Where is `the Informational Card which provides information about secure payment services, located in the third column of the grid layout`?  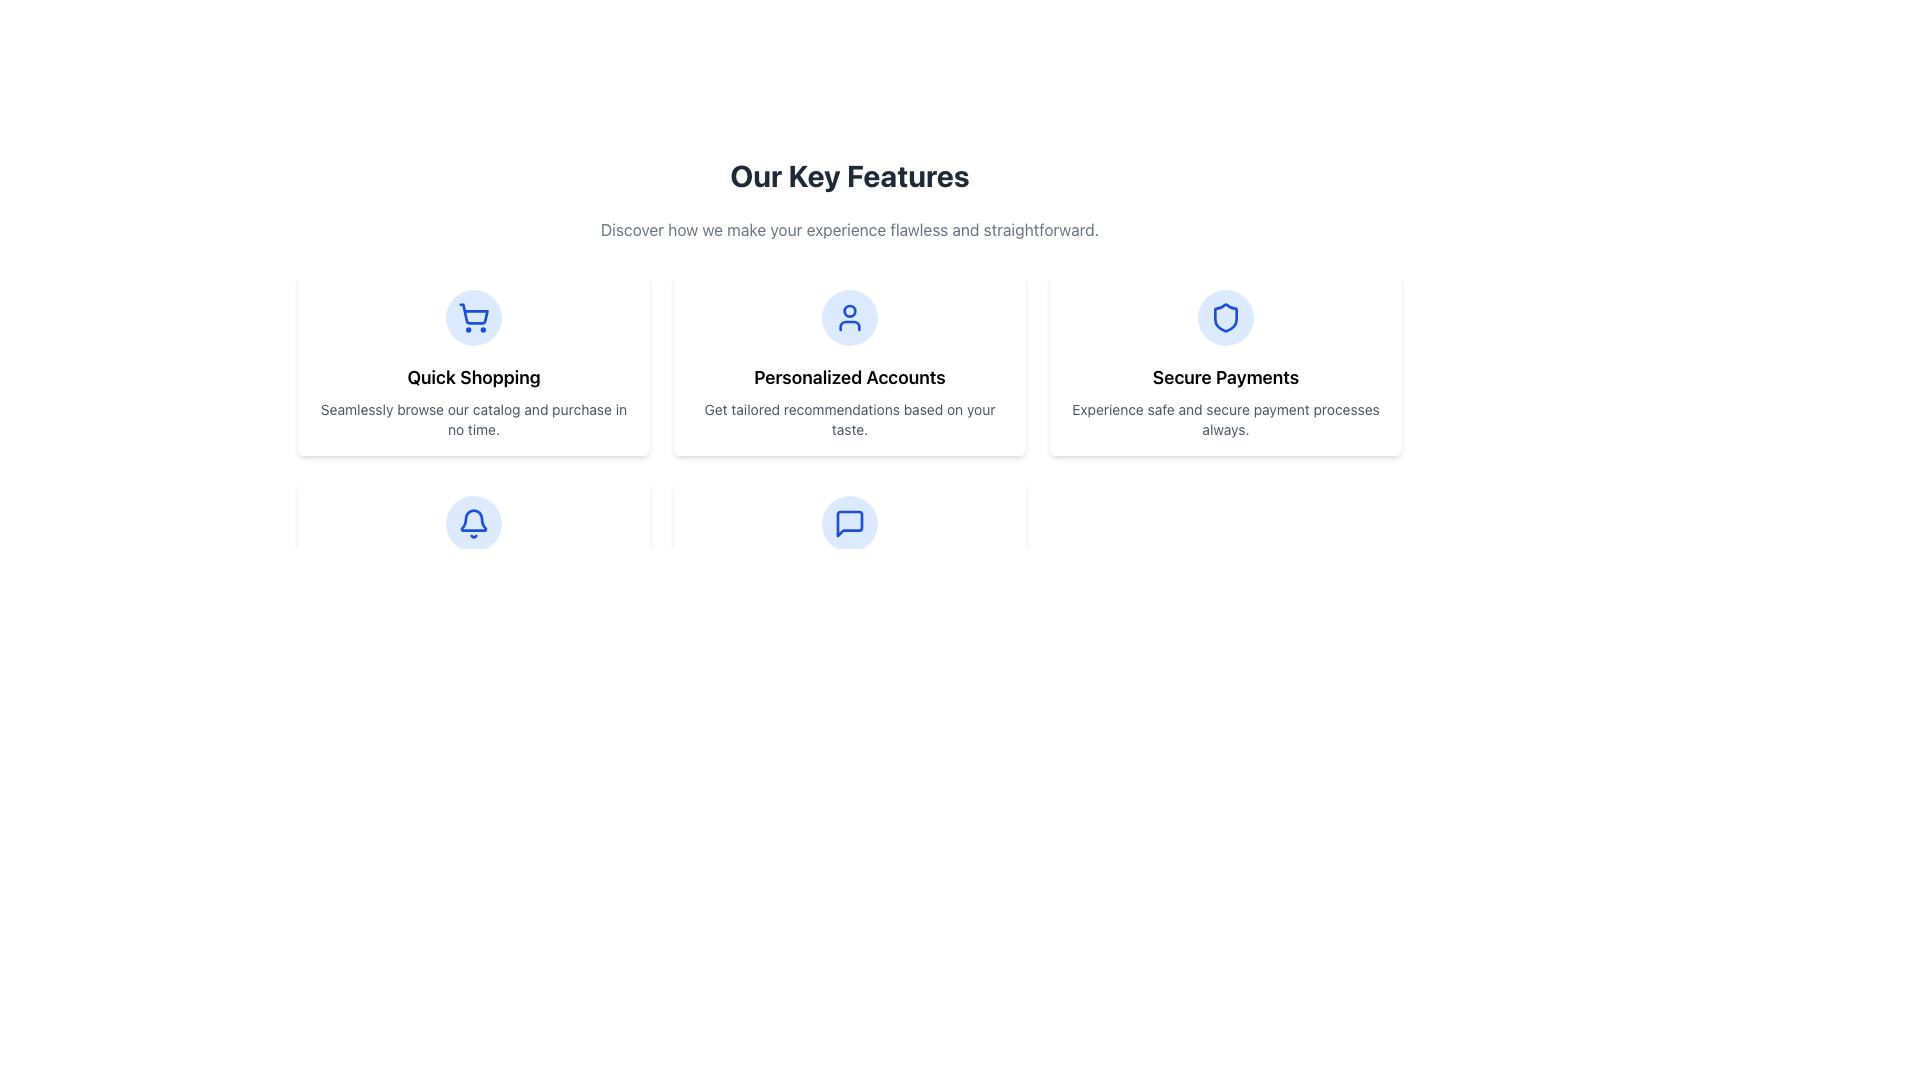 the Informational Card which provides information about secure payment services, located in the third column of the grid layout is located at coordinates (1224, 365).